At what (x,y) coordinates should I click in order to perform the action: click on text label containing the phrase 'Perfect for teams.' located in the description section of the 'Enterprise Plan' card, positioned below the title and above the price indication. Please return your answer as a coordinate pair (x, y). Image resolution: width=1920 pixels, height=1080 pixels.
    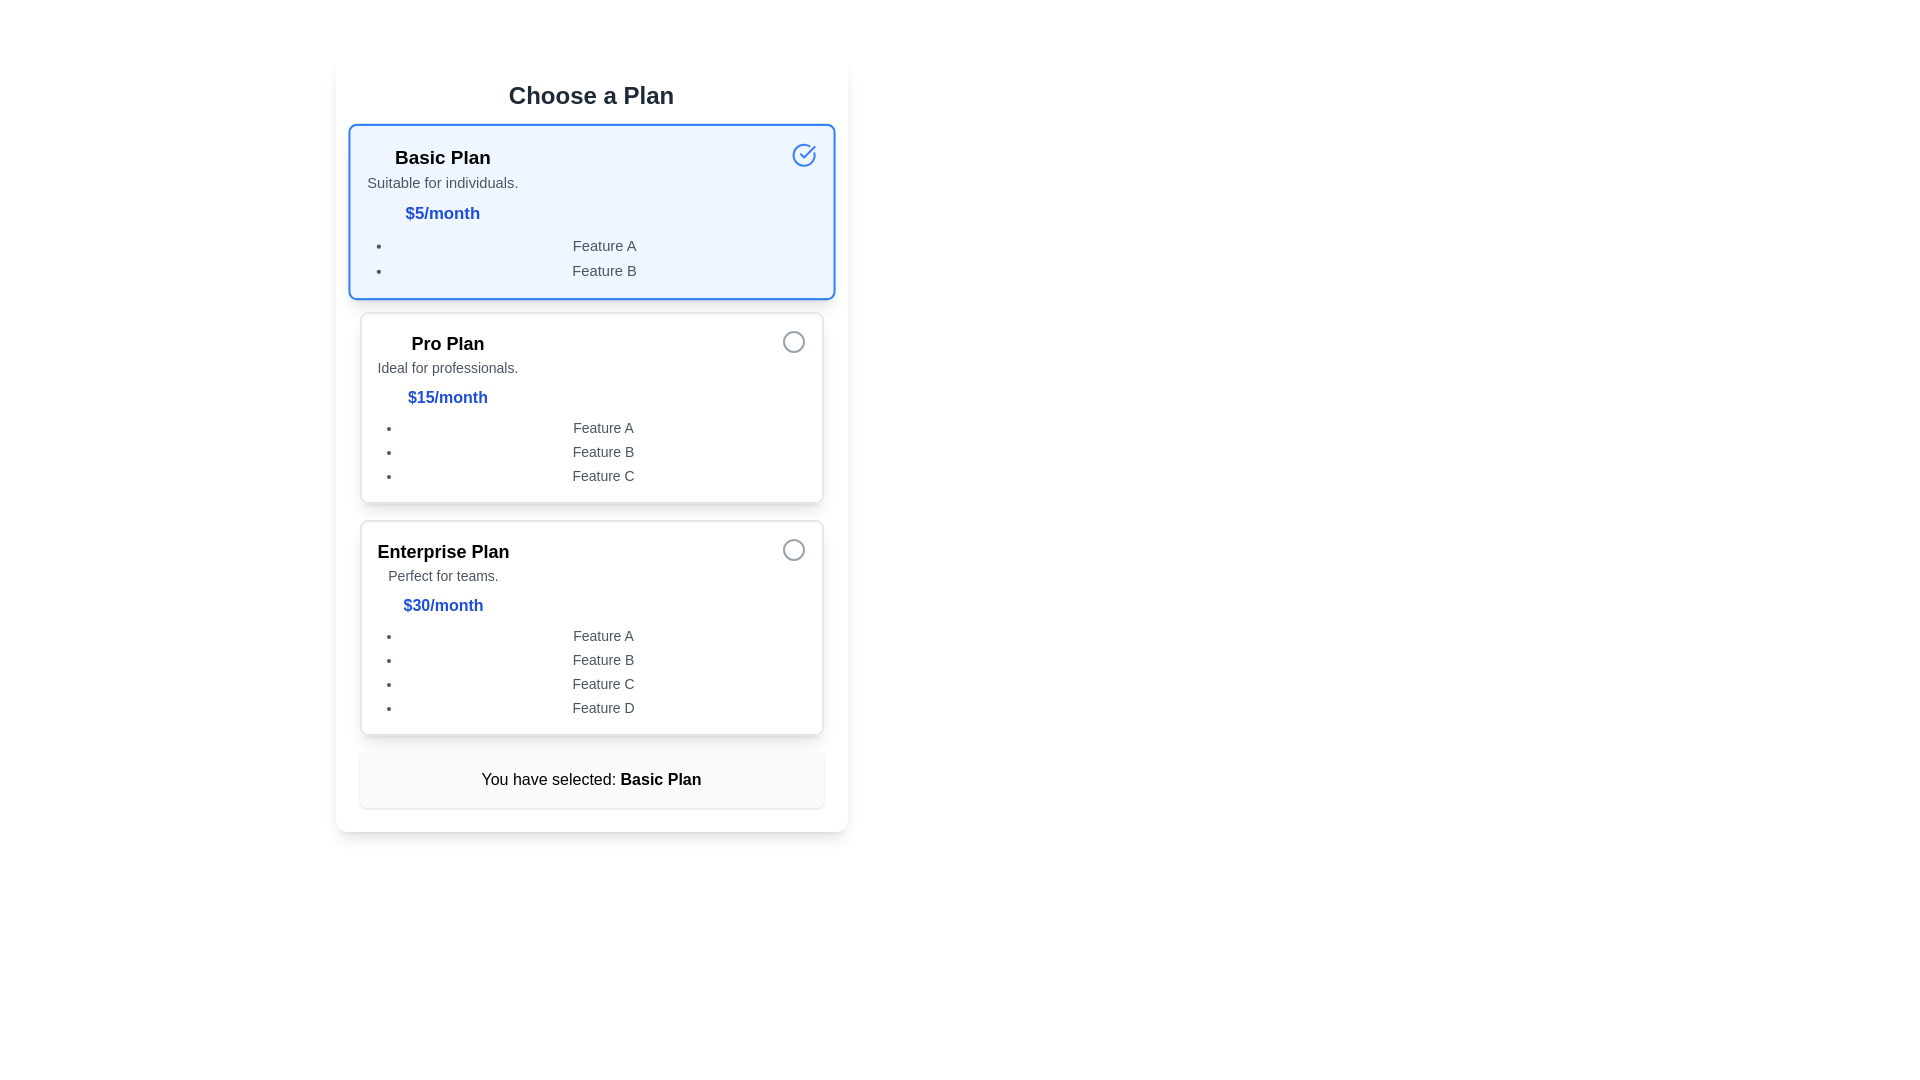
    Looking at the image, I should click on (442, 575).